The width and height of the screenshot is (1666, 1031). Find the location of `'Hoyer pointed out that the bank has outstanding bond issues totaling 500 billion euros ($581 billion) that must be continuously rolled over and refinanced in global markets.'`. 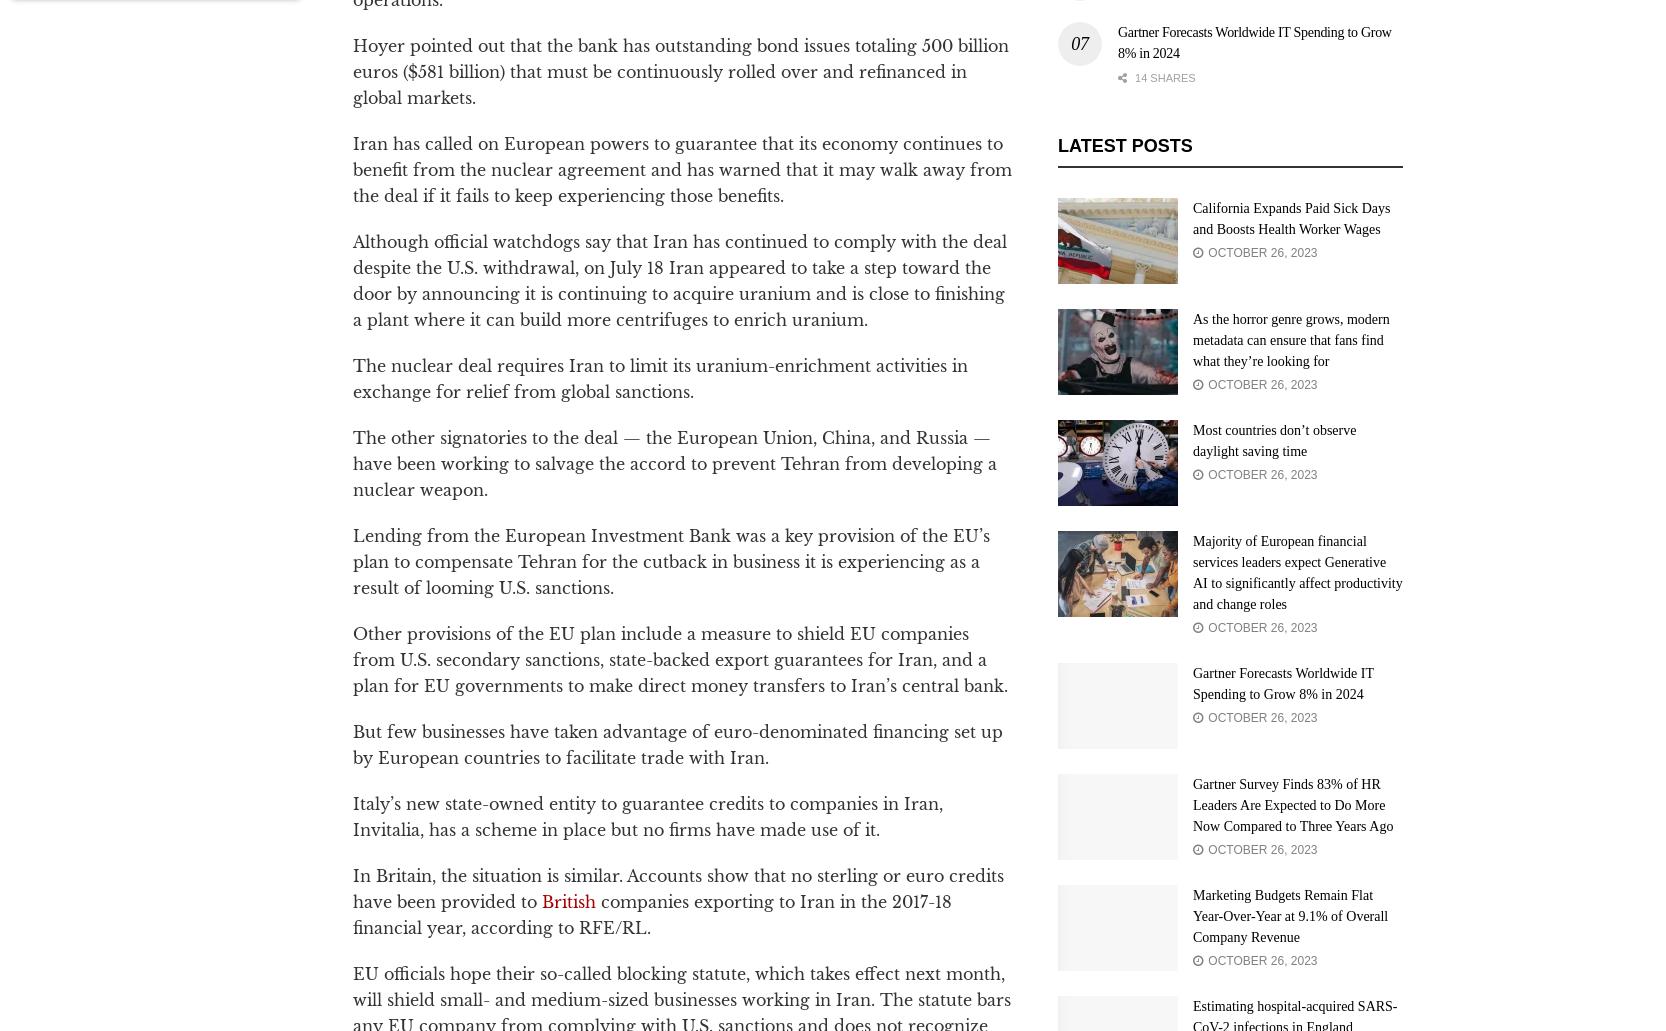

'Hoyer pointed out that the bank has outstanding bond issues totaling 500 billion euros ($581 billion) that must be continuously rolled over and refinanced in global markets.' is located at coordinates (680, 71).